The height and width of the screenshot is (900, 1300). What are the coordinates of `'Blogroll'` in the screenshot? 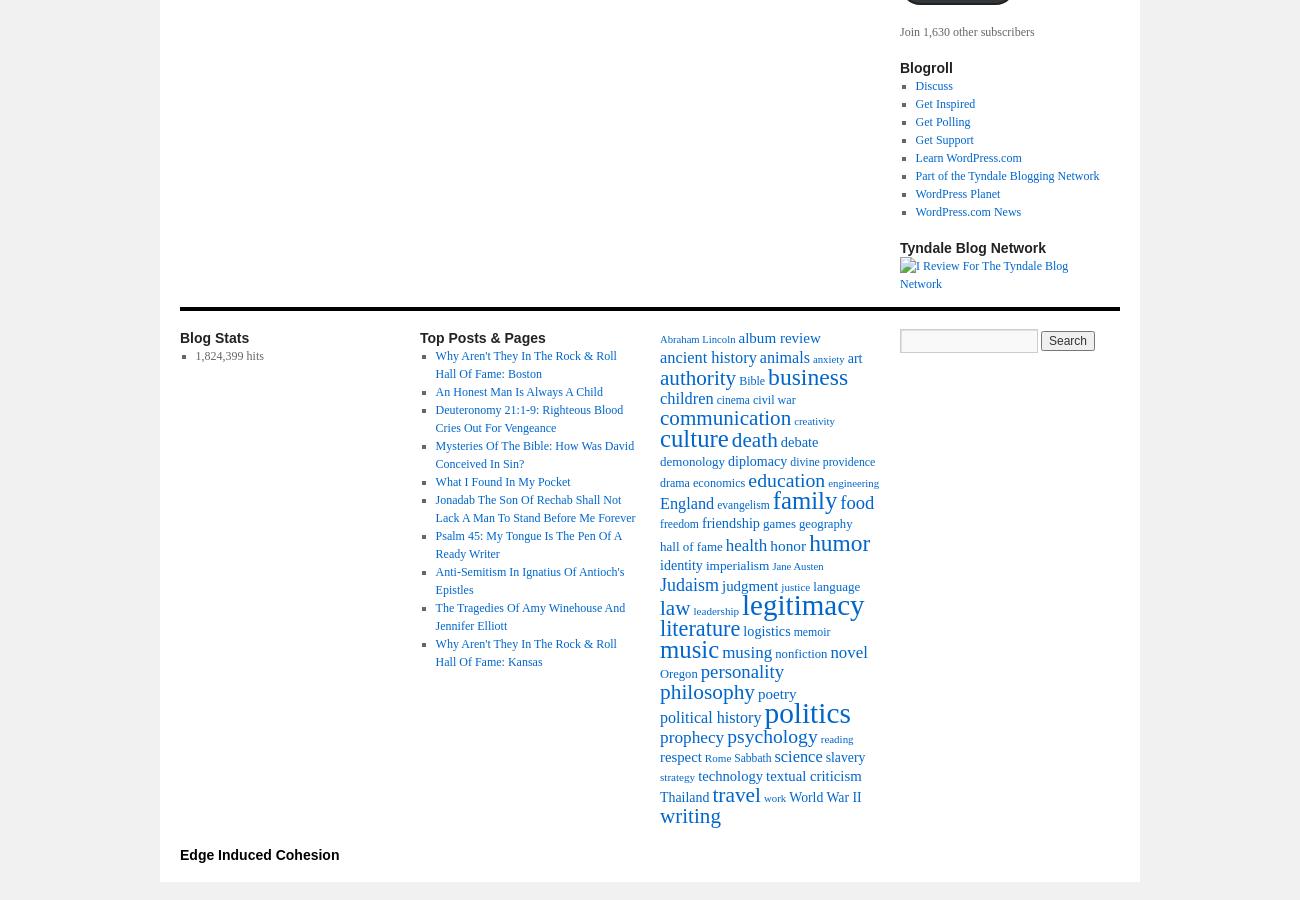 It's located at (925, 67).